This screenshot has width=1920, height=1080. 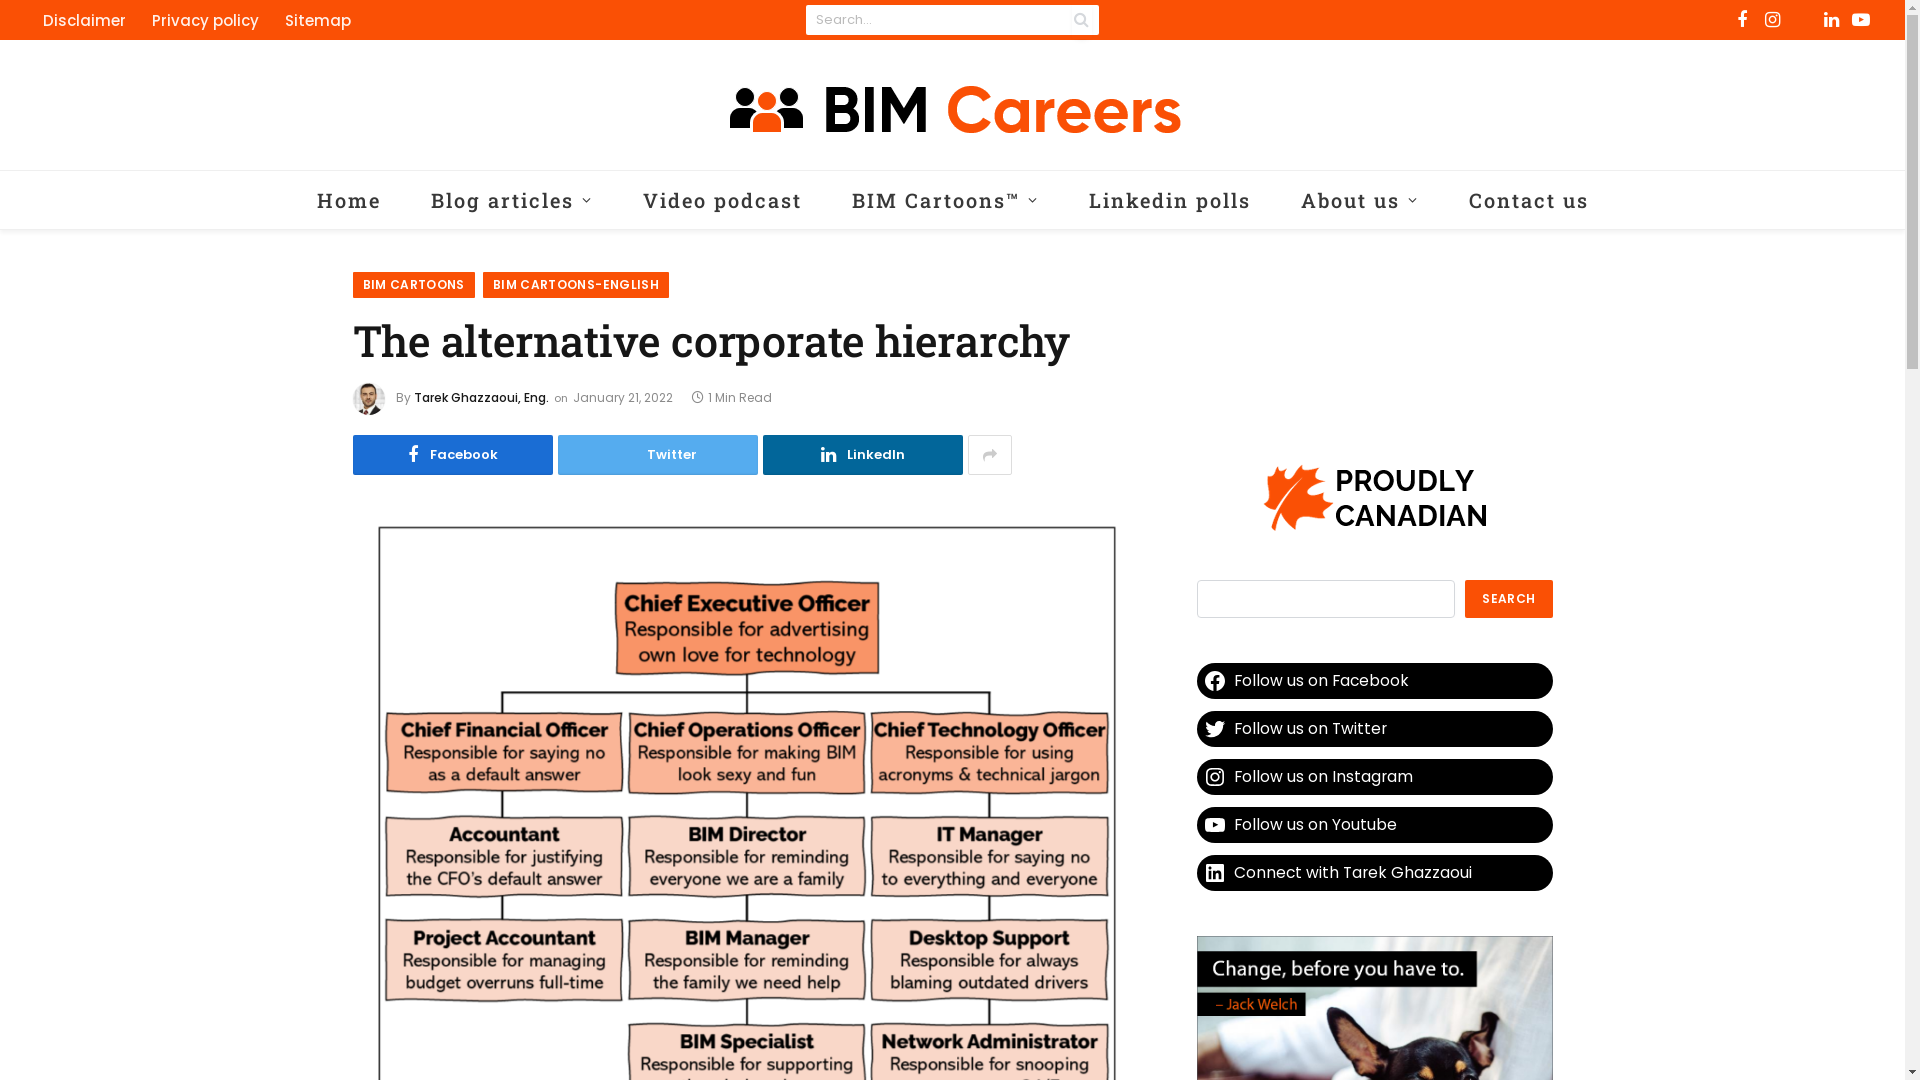 I want to click on 'Connect with Tarek Ghazzaoui', so click(x=1372, y=871).